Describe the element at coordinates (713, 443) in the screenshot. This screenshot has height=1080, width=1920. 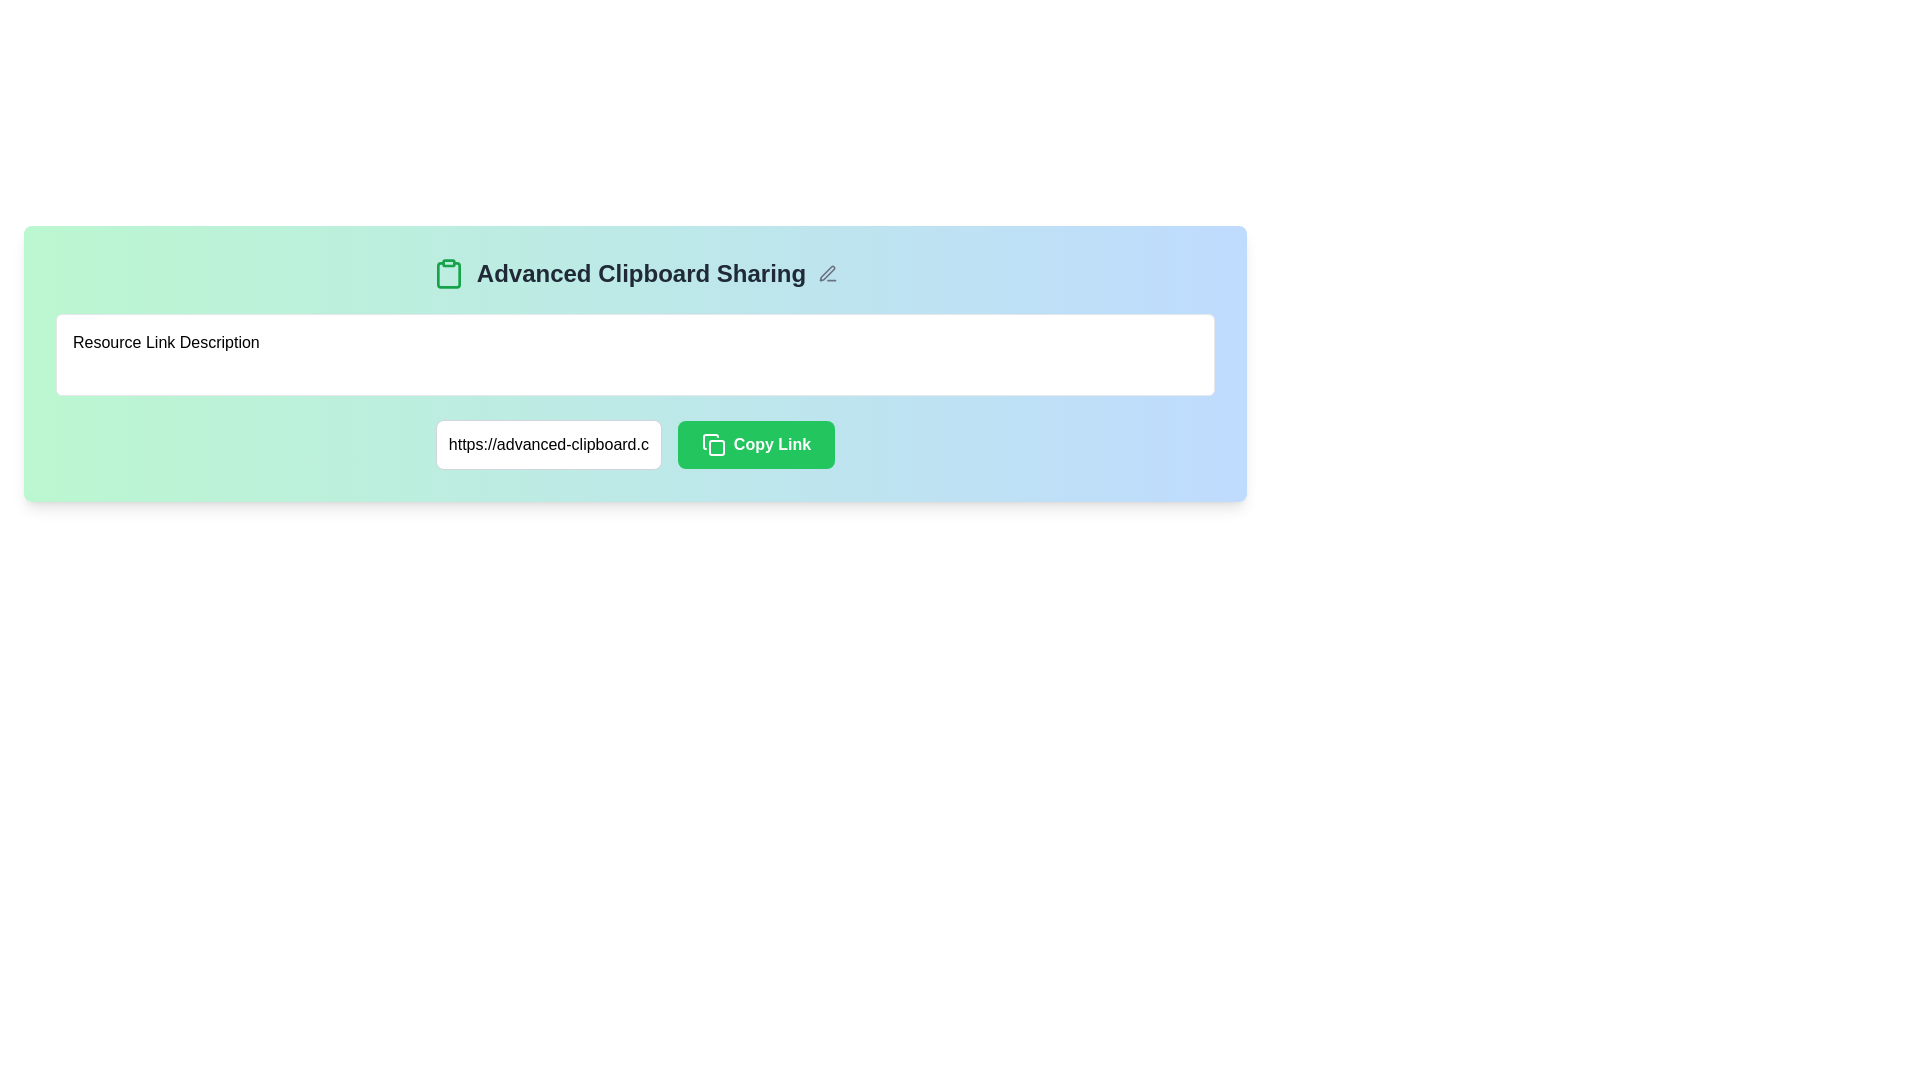
I see `the copy icon located on the left side of the 'Copy Link' button, which indicates the action of copying` at that location.